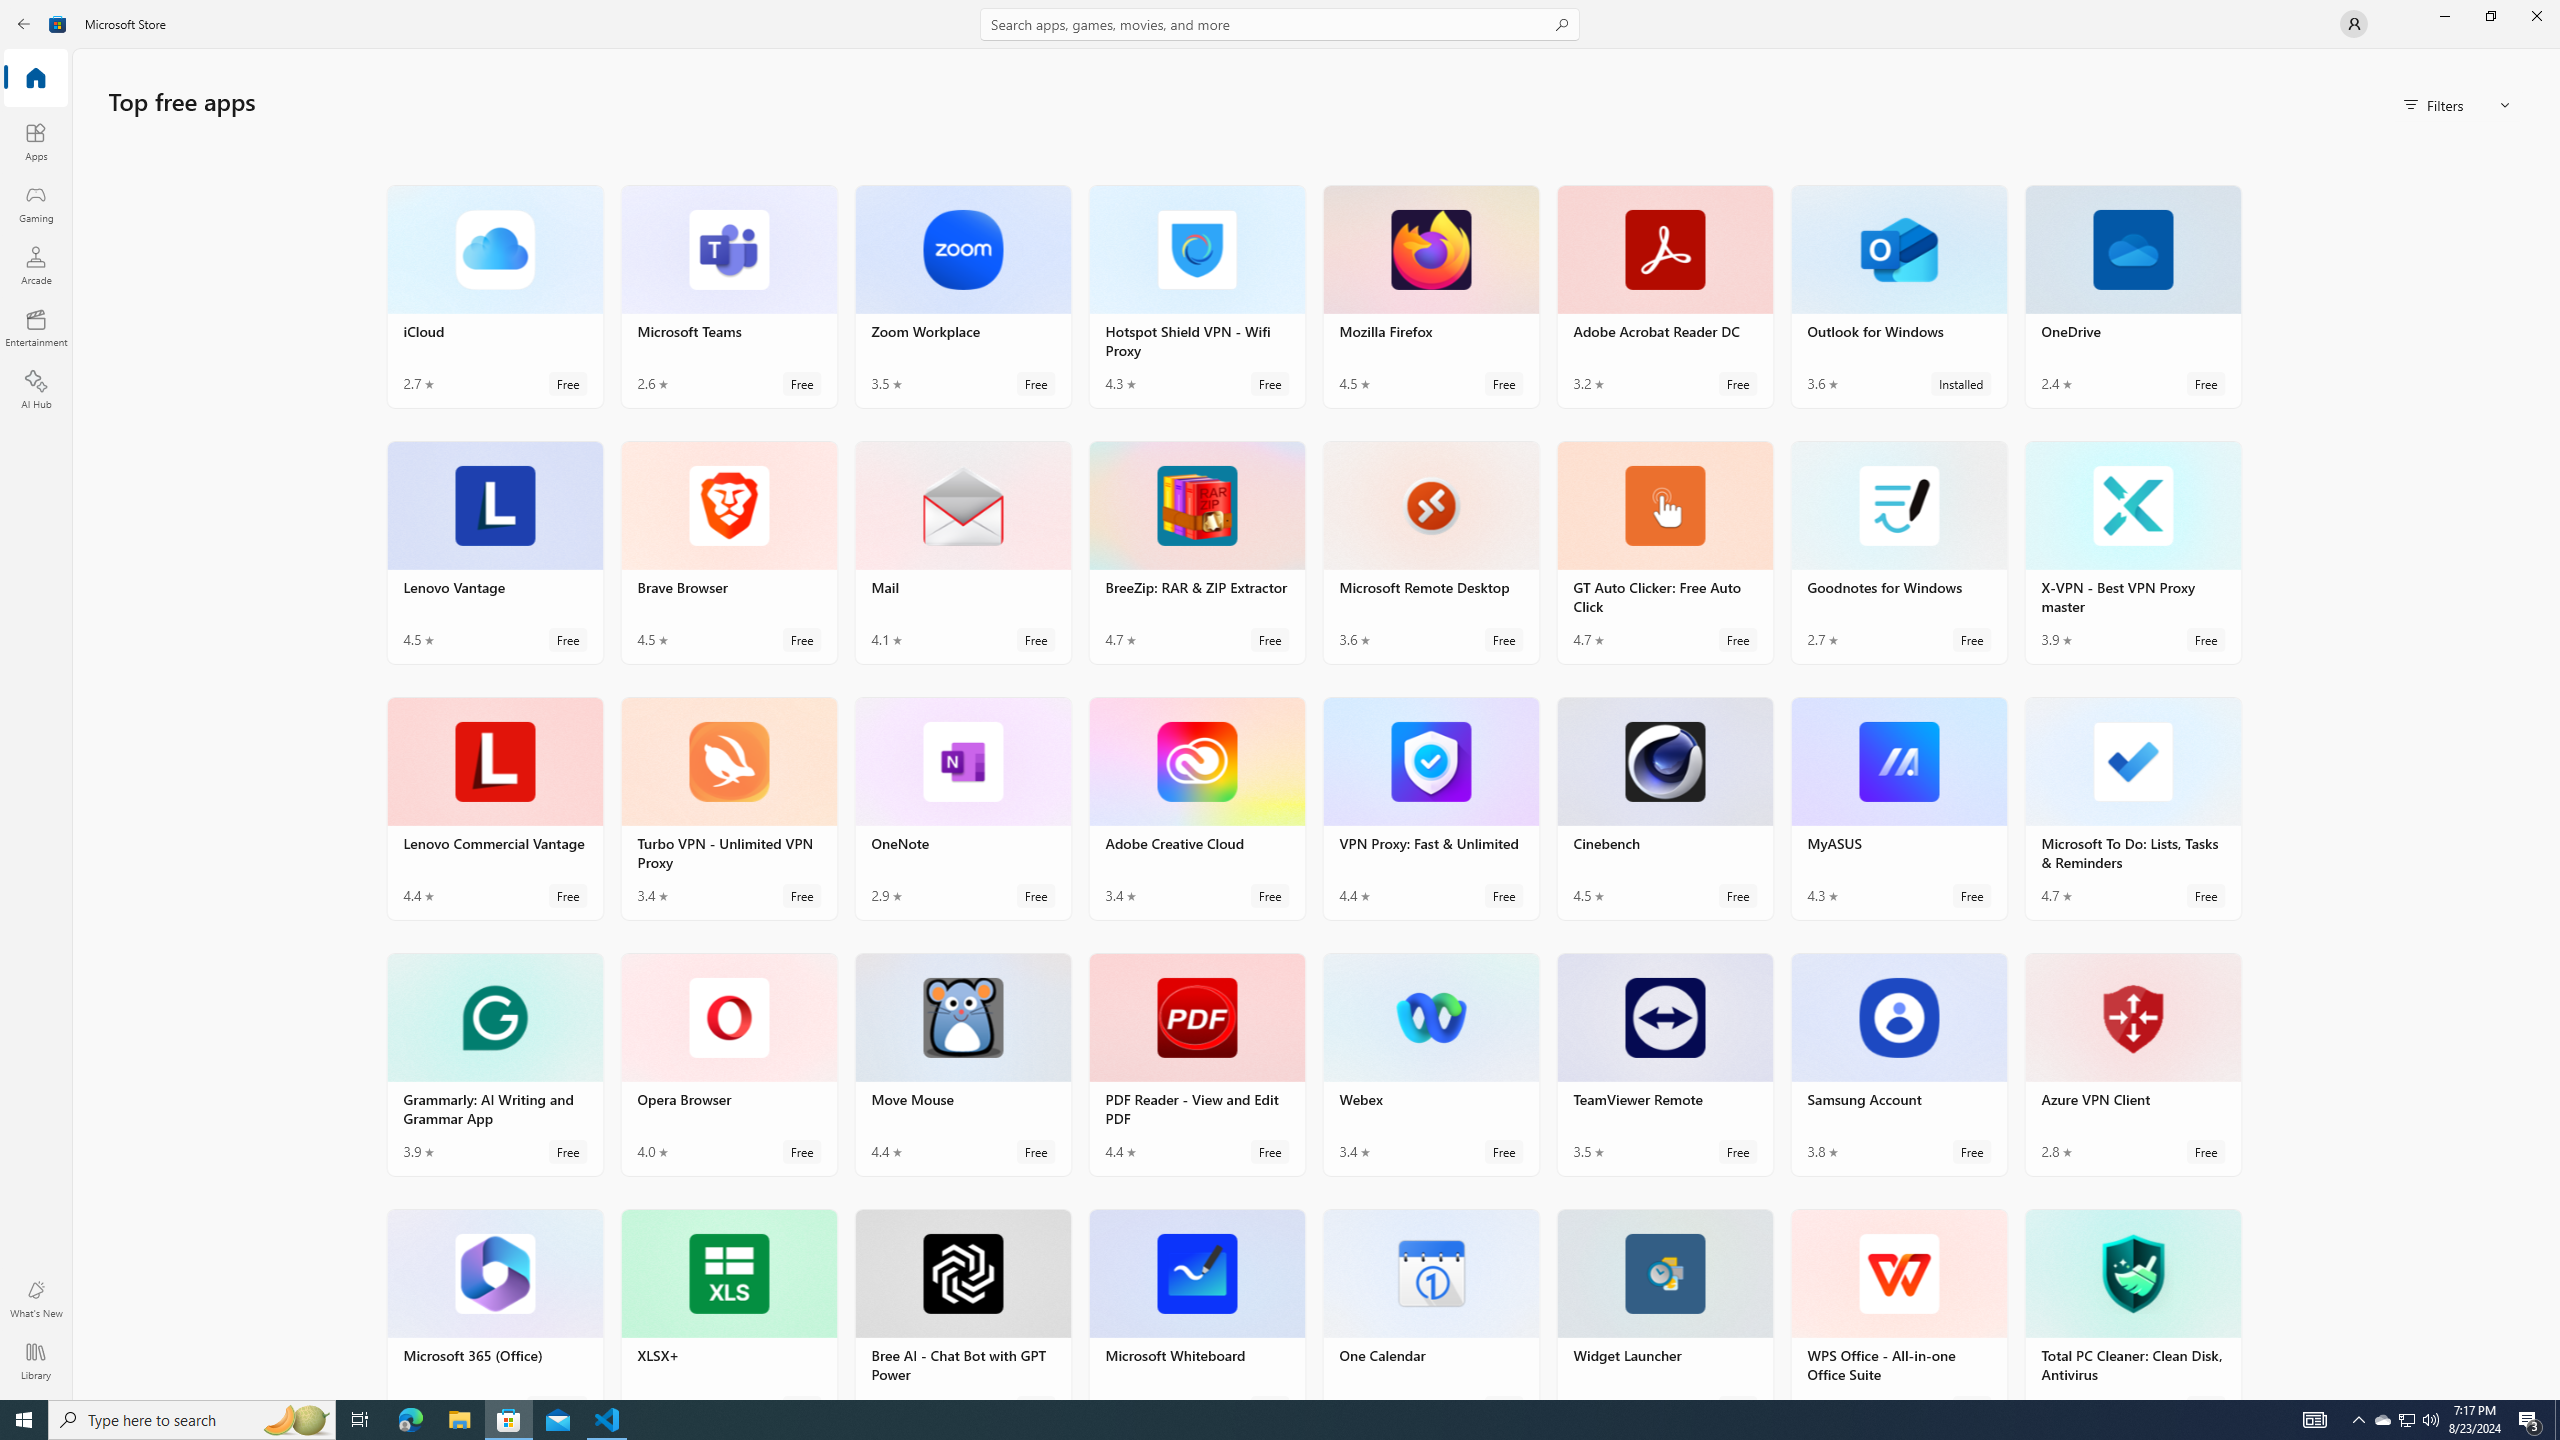 This screenshot has width=2560, height=1440. I want to click on 'XLSX+. Average rating of 4.6 out of five stars. Free  ', so click(727, 1302).